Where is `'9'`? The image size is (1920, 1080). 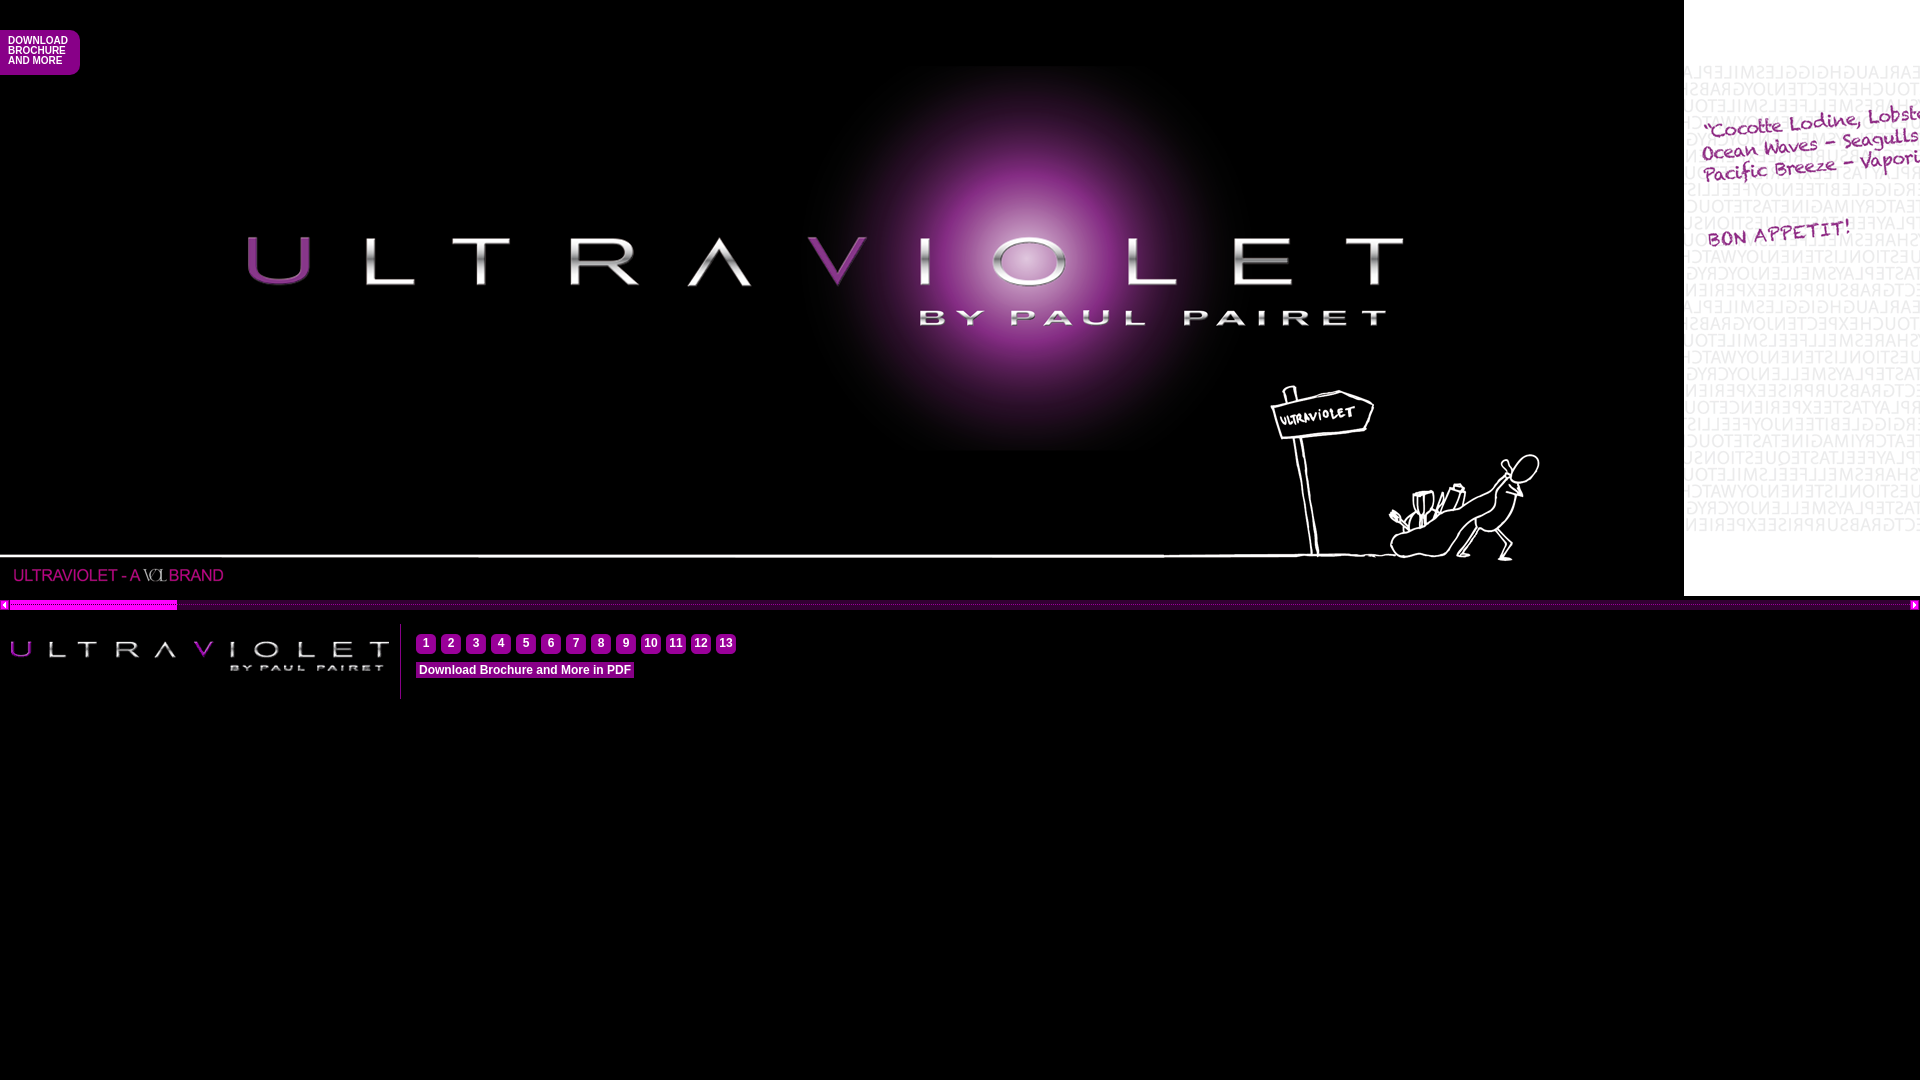
'9' is located at coordinates (614, 644).